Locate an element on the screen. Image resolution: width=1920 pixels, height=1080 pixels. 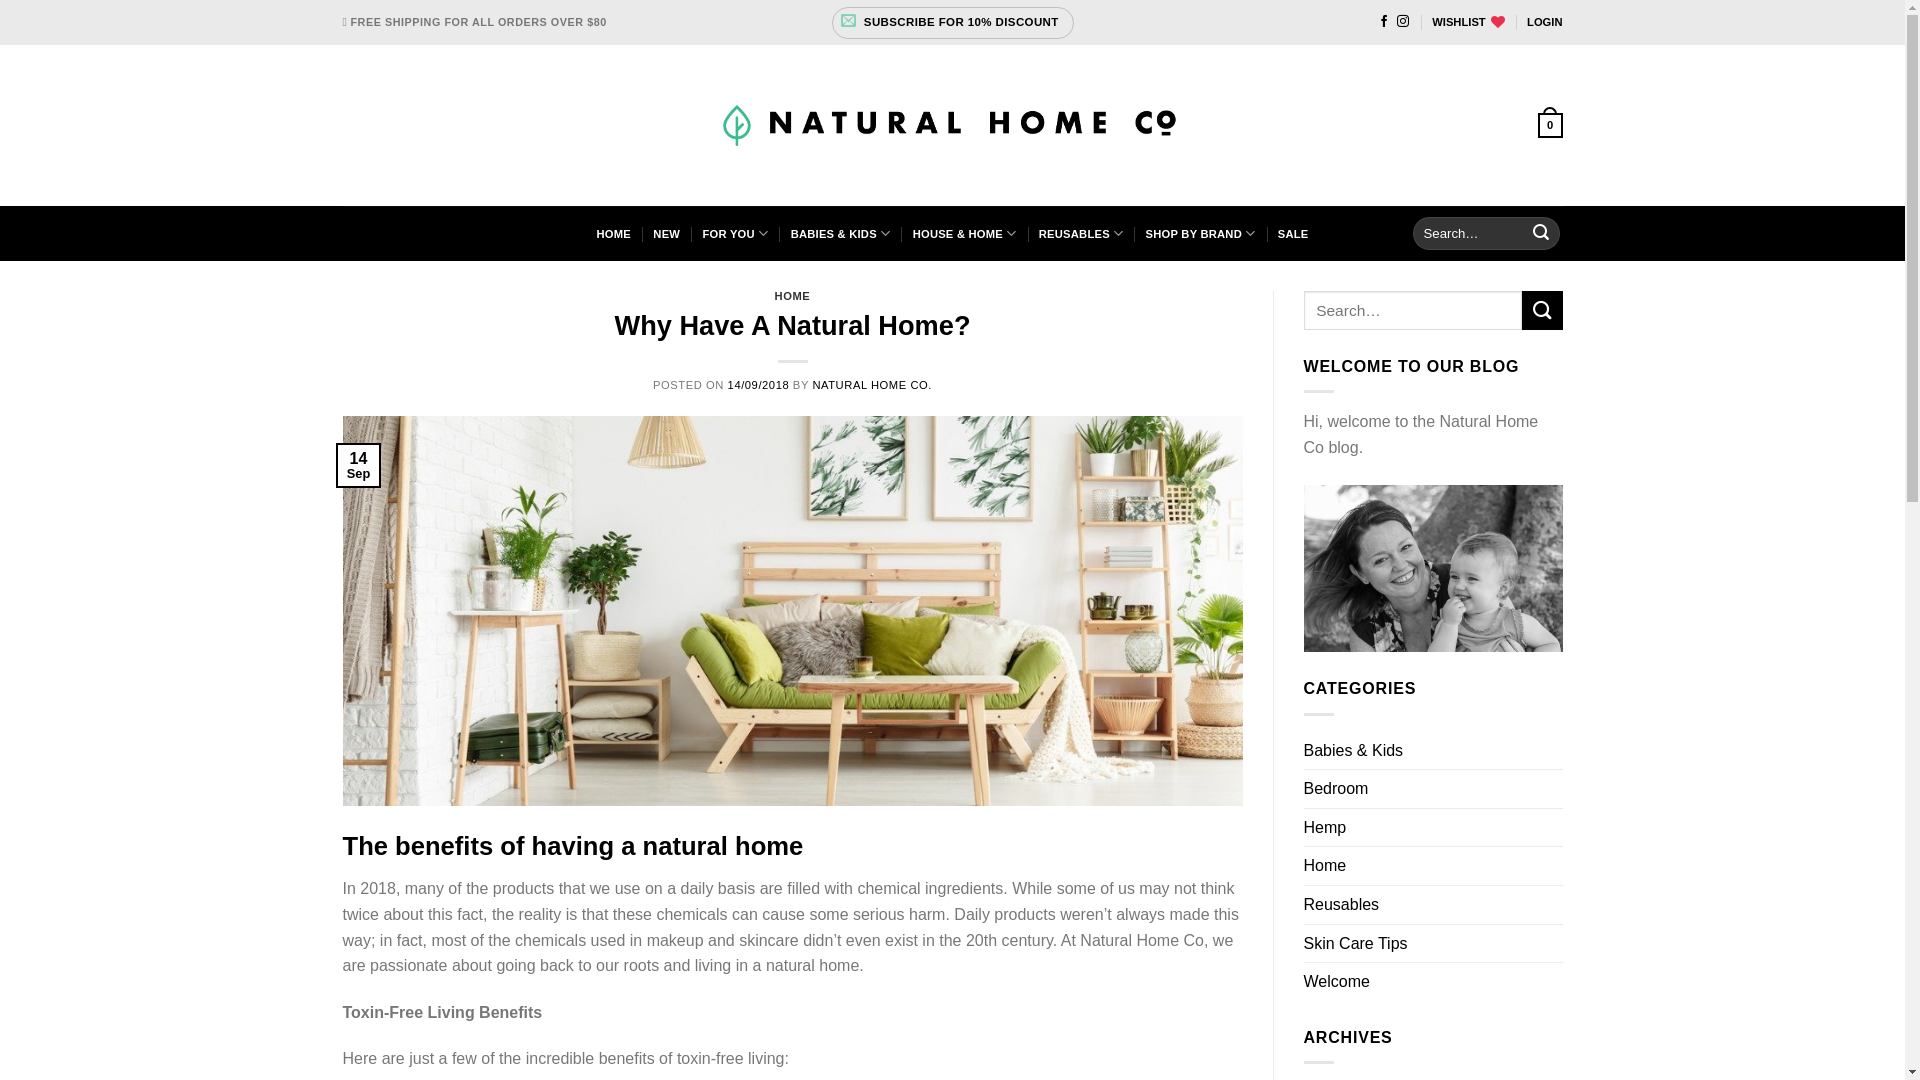
'HOUSE & HOME' is located at coordinates (964, 232).